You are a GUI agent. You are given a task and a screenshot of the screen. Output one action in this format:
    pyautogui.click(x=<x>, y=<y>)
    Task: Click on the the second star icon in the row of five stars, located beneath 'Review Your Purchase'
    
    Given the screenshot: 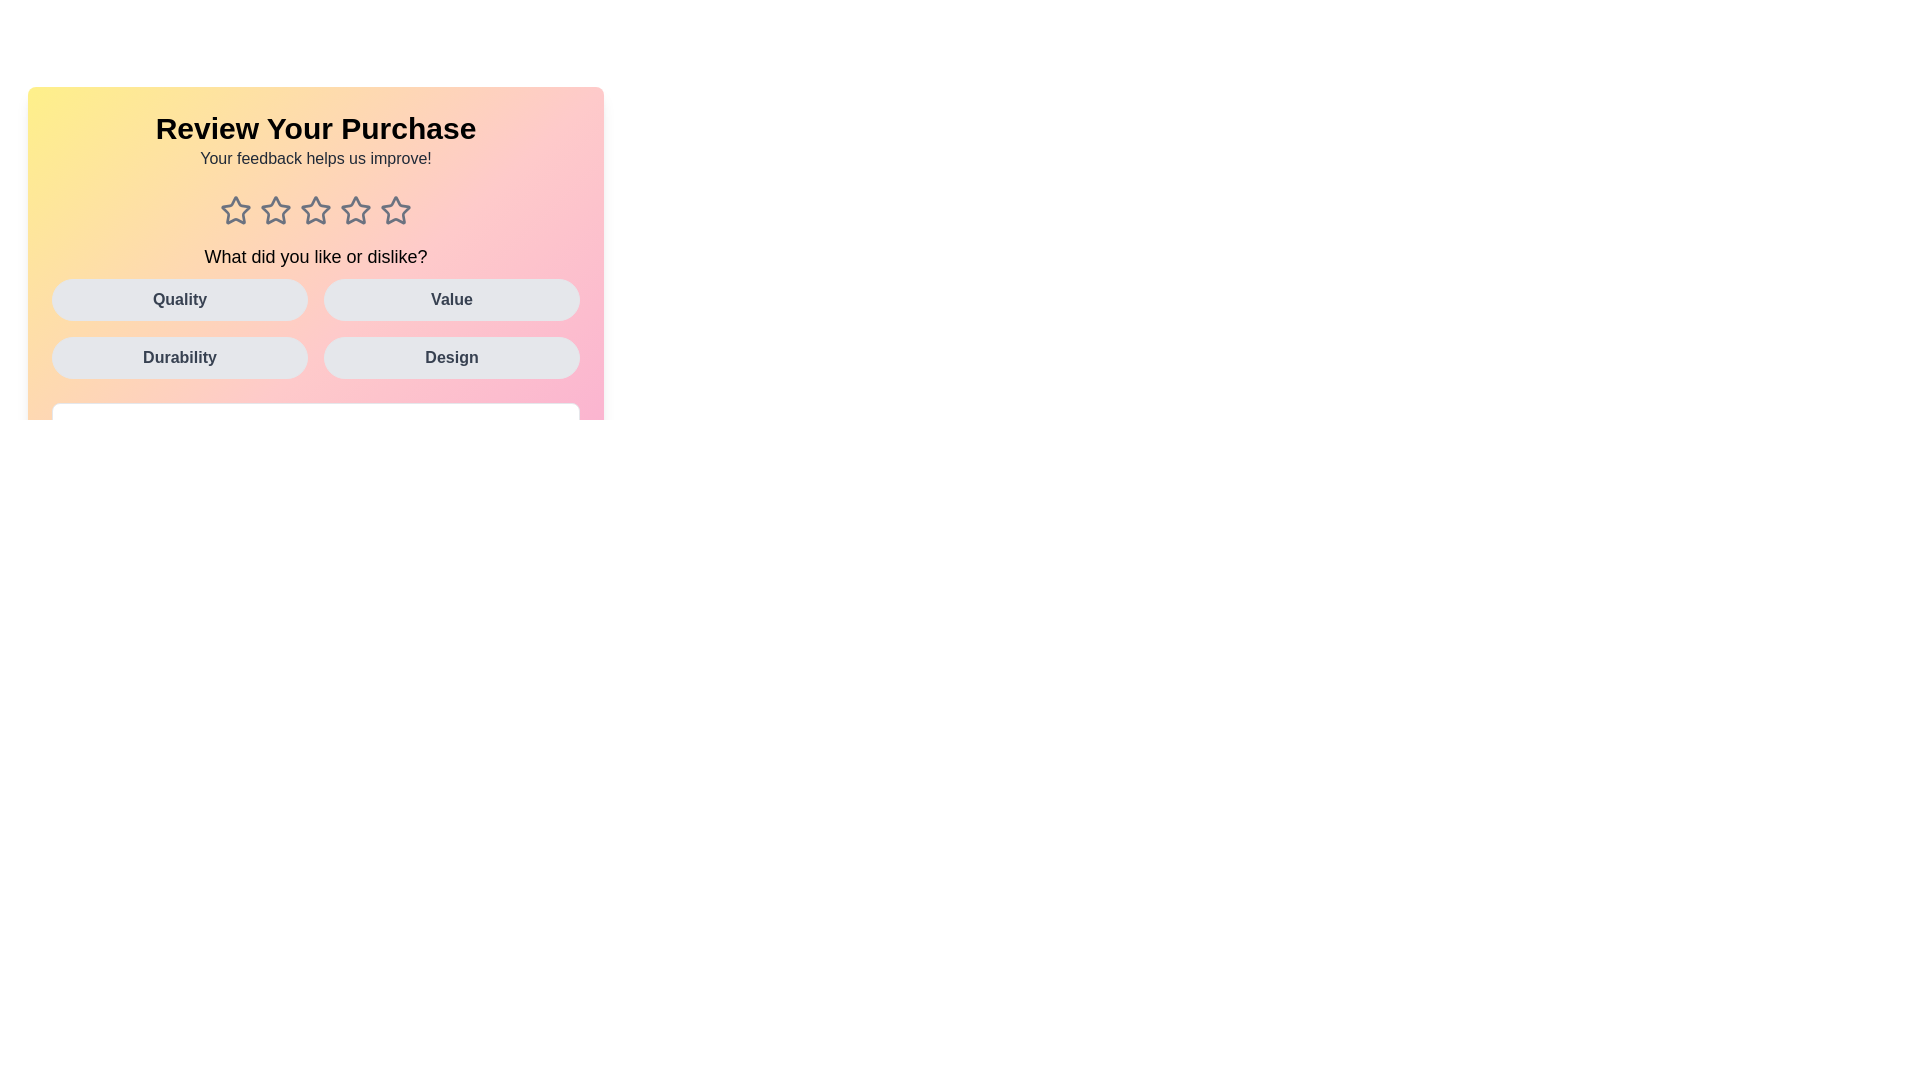 What is the action you would take?
    pyautogui.click(x=274, y=210)
    